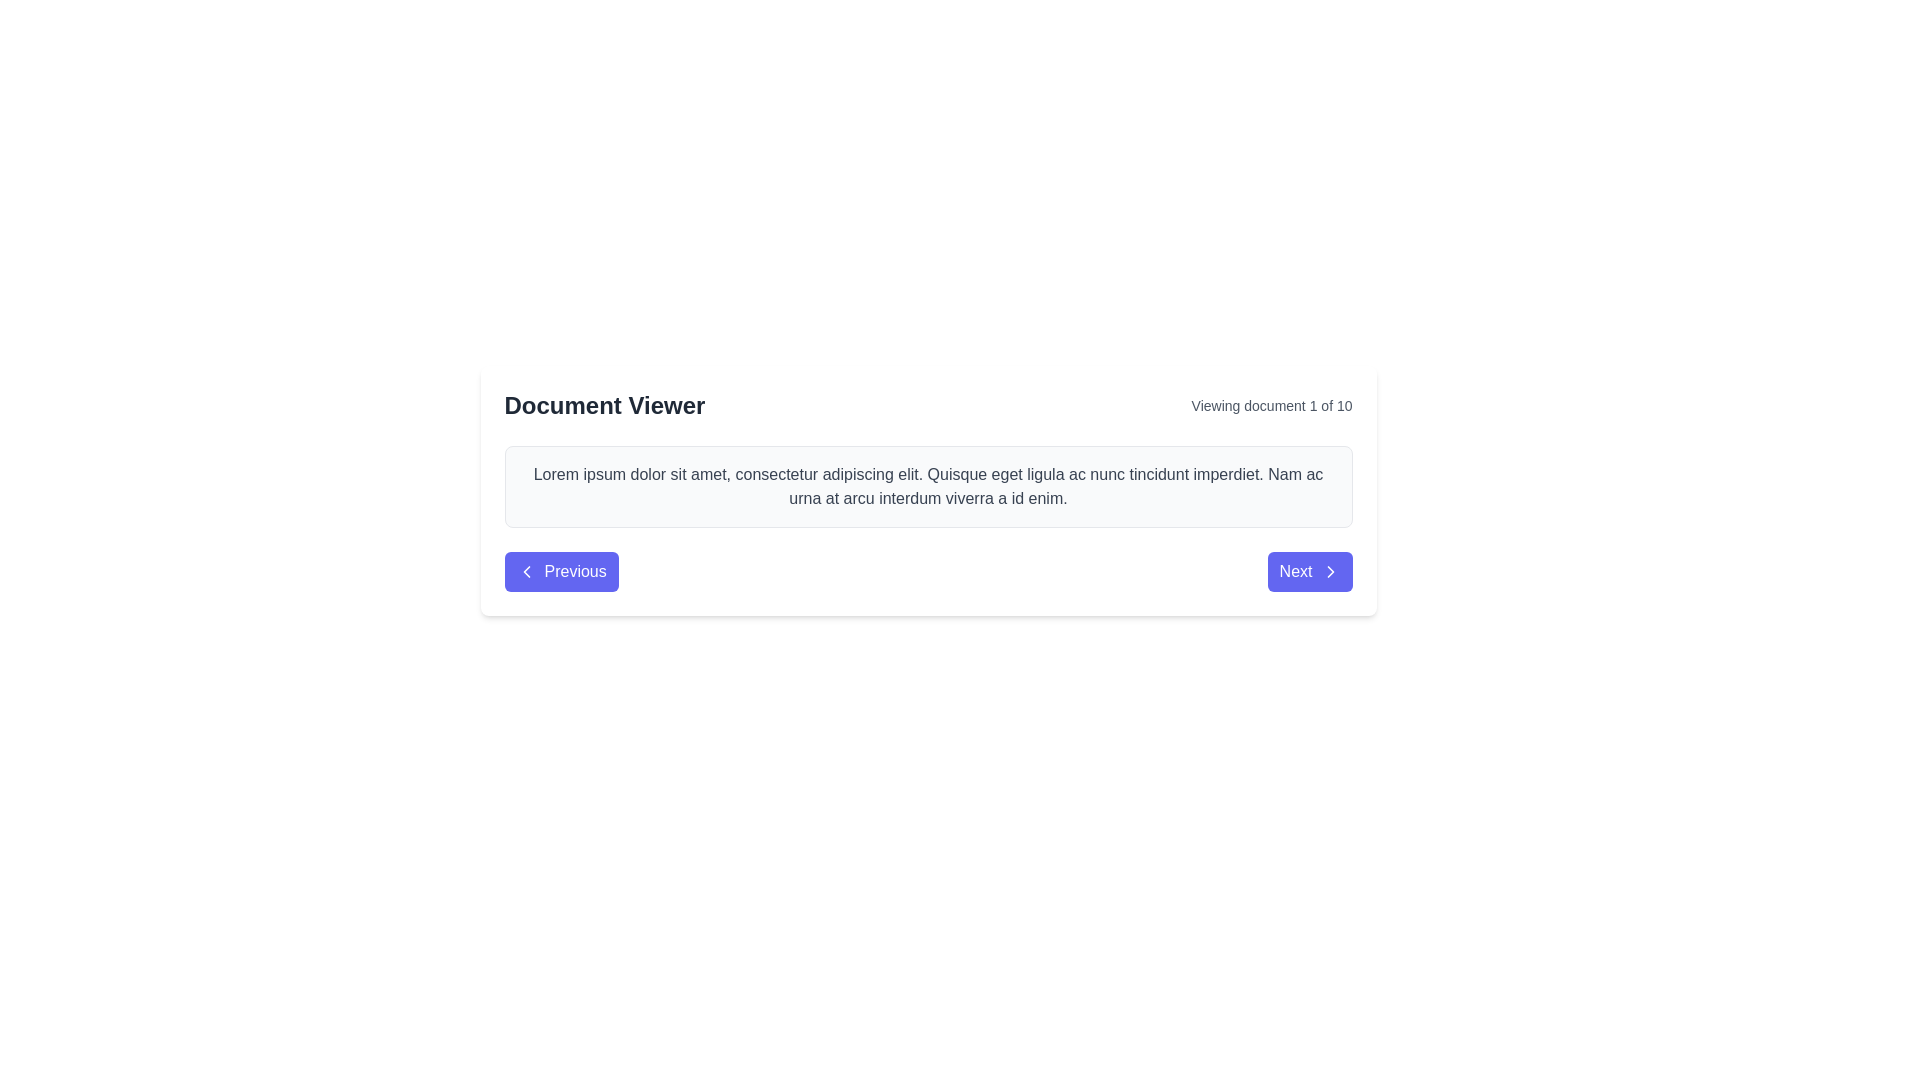 The height and width of the screenshot is (1080, 1920). What do you see at coordinates (526, 571) in the screenshot?
I see `the 'Previous' button, which contains an icon indicating its backward navigational function` at bounding box center [526, 571].